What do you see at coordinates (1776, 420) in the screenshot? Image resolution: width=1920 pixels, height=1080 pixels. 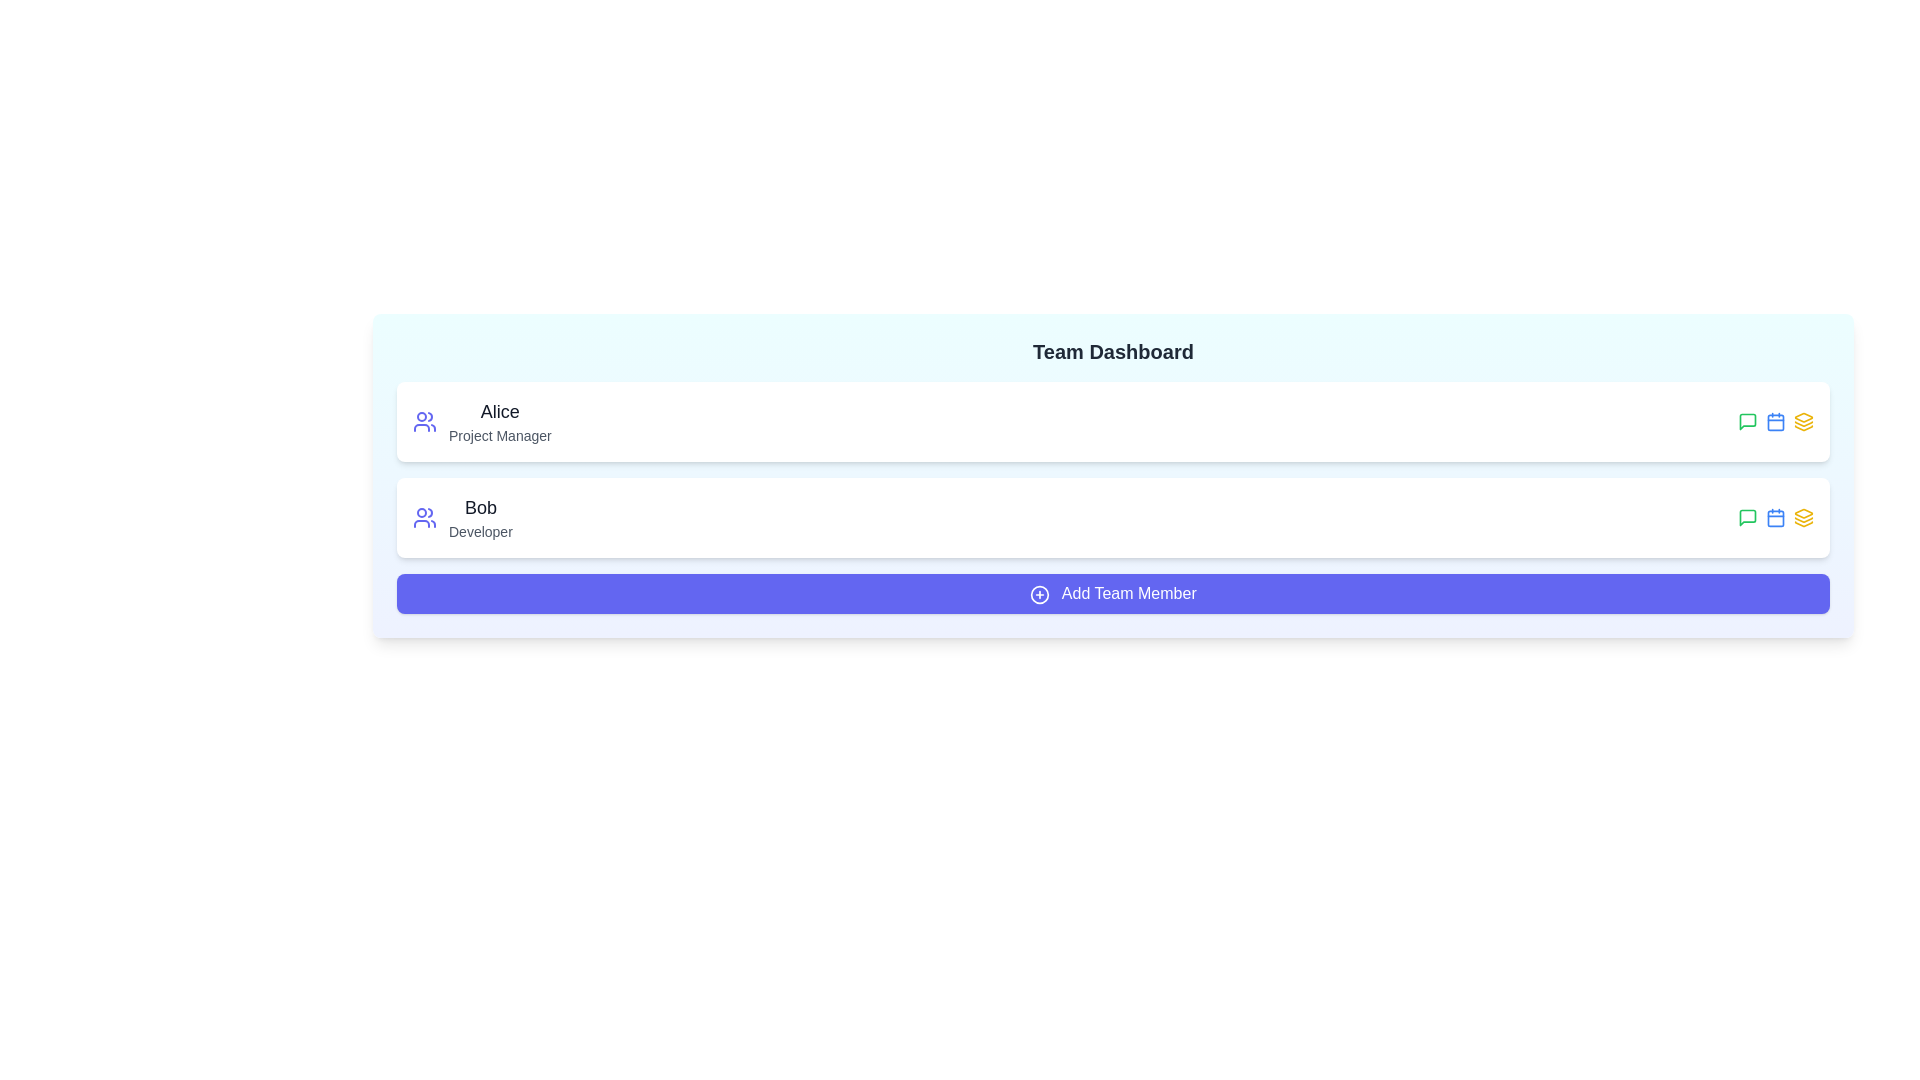 I see `the calendar icon used to schedule or manage dates located within the card for 'Alice, Project Manager', specifically the second icon in a row of three interactive icons towards the right edge of the card` at bounding box center [1776, 420].